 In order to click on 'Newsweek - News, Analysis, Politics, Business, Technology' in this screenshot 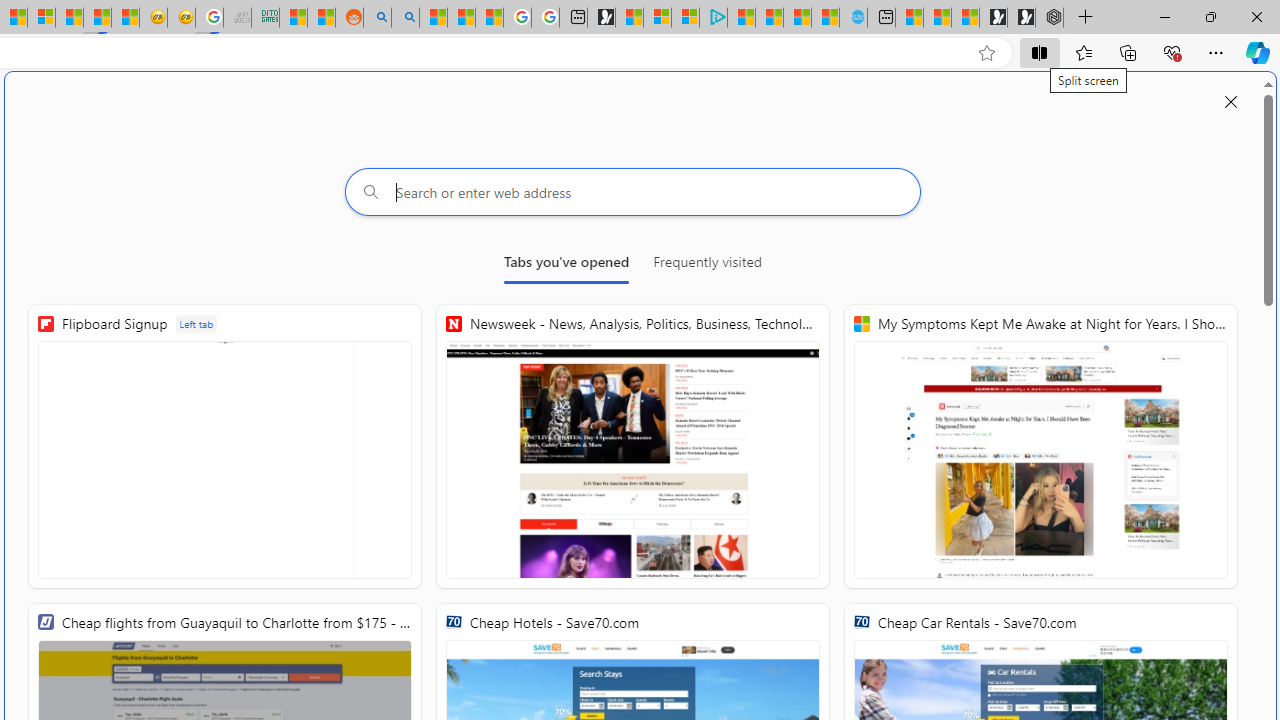, I will do `click(631, 445)`.